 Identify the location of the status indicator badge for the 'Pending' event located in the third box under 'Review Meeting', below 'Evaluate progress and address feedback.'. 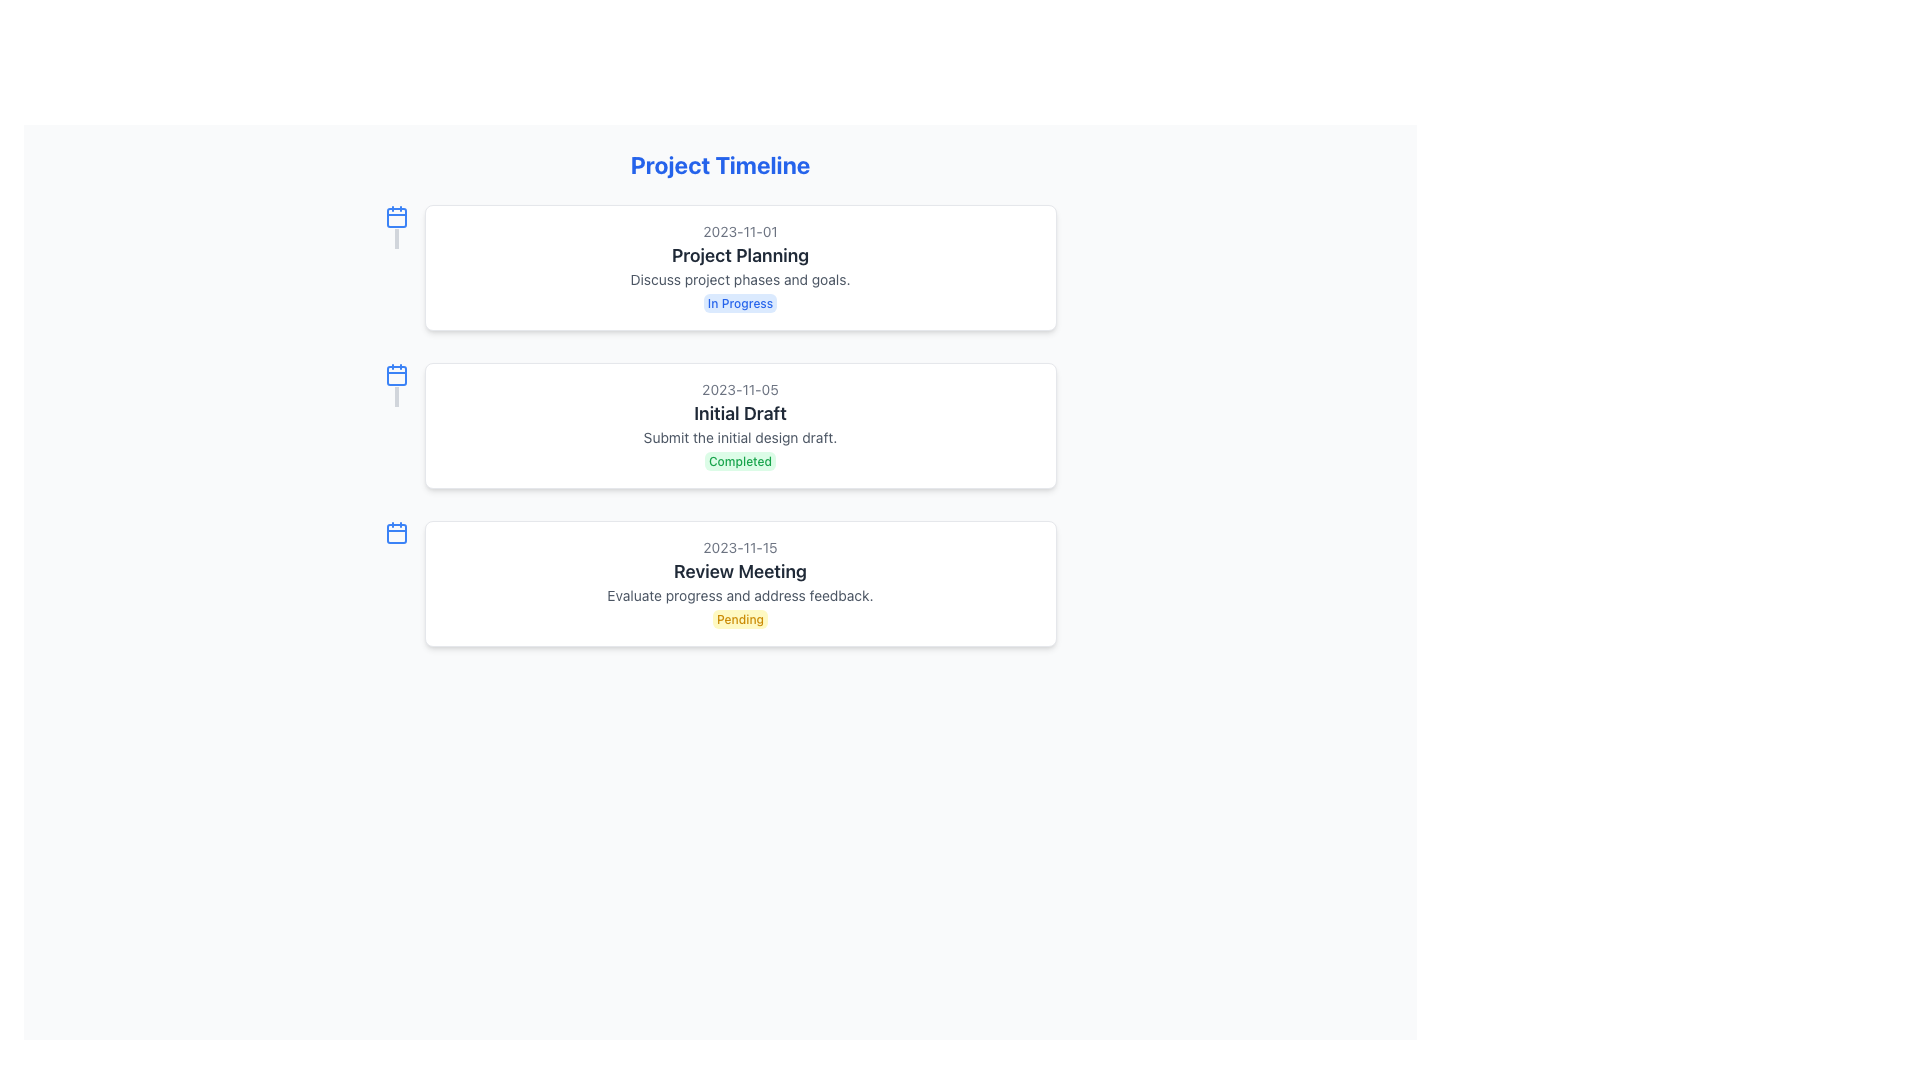
(739, 618).